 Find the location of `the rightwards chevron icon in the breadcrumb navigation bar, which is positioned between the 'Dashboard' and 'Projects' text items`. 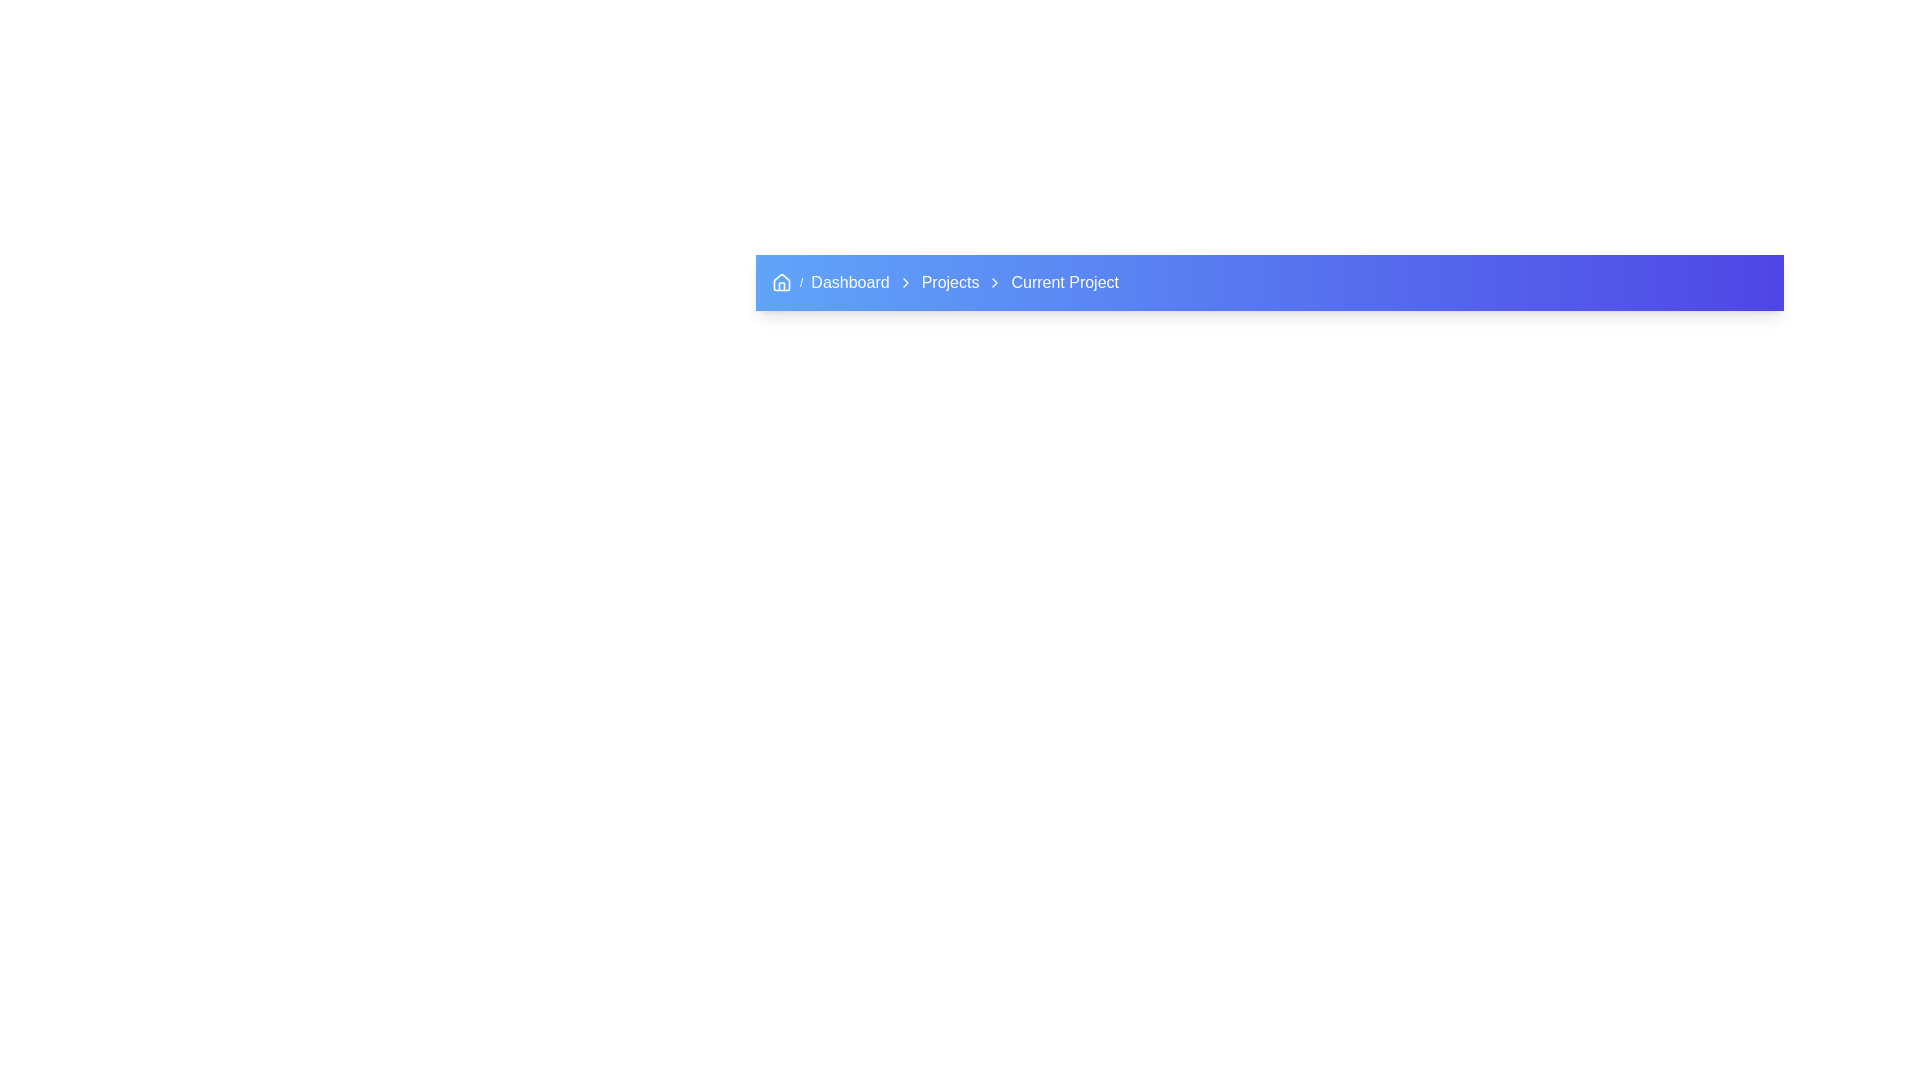

the rightwards chevron icon in the breadcrumb navigation bar, which is positioned between the 'Dashboard' and 'Projects' text items is located at coordinates (904, 282).